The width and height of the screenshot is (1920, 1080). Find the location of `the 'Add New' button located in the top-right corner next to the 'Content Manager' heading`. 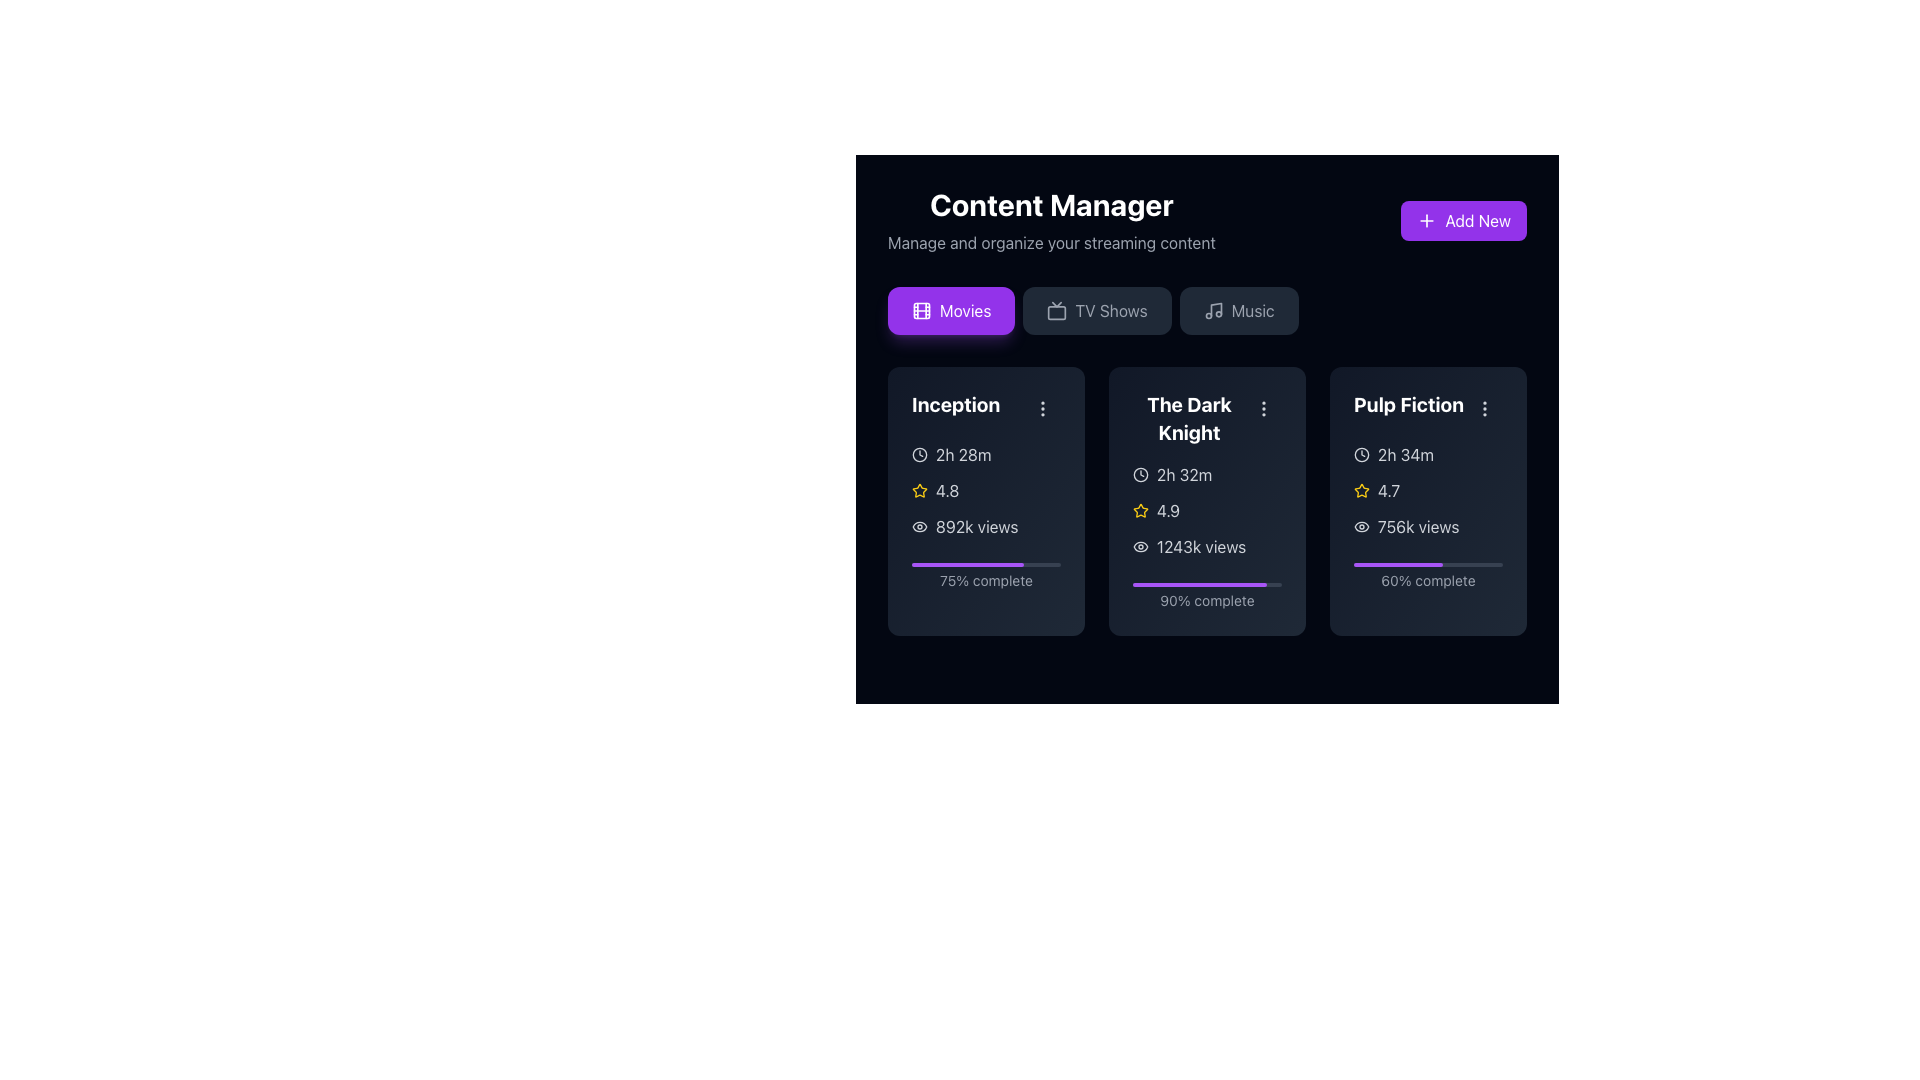

the 'Add New' button located in the top-right corner next to the 'Content Manager' heading is located at coordinates (1464, 220).